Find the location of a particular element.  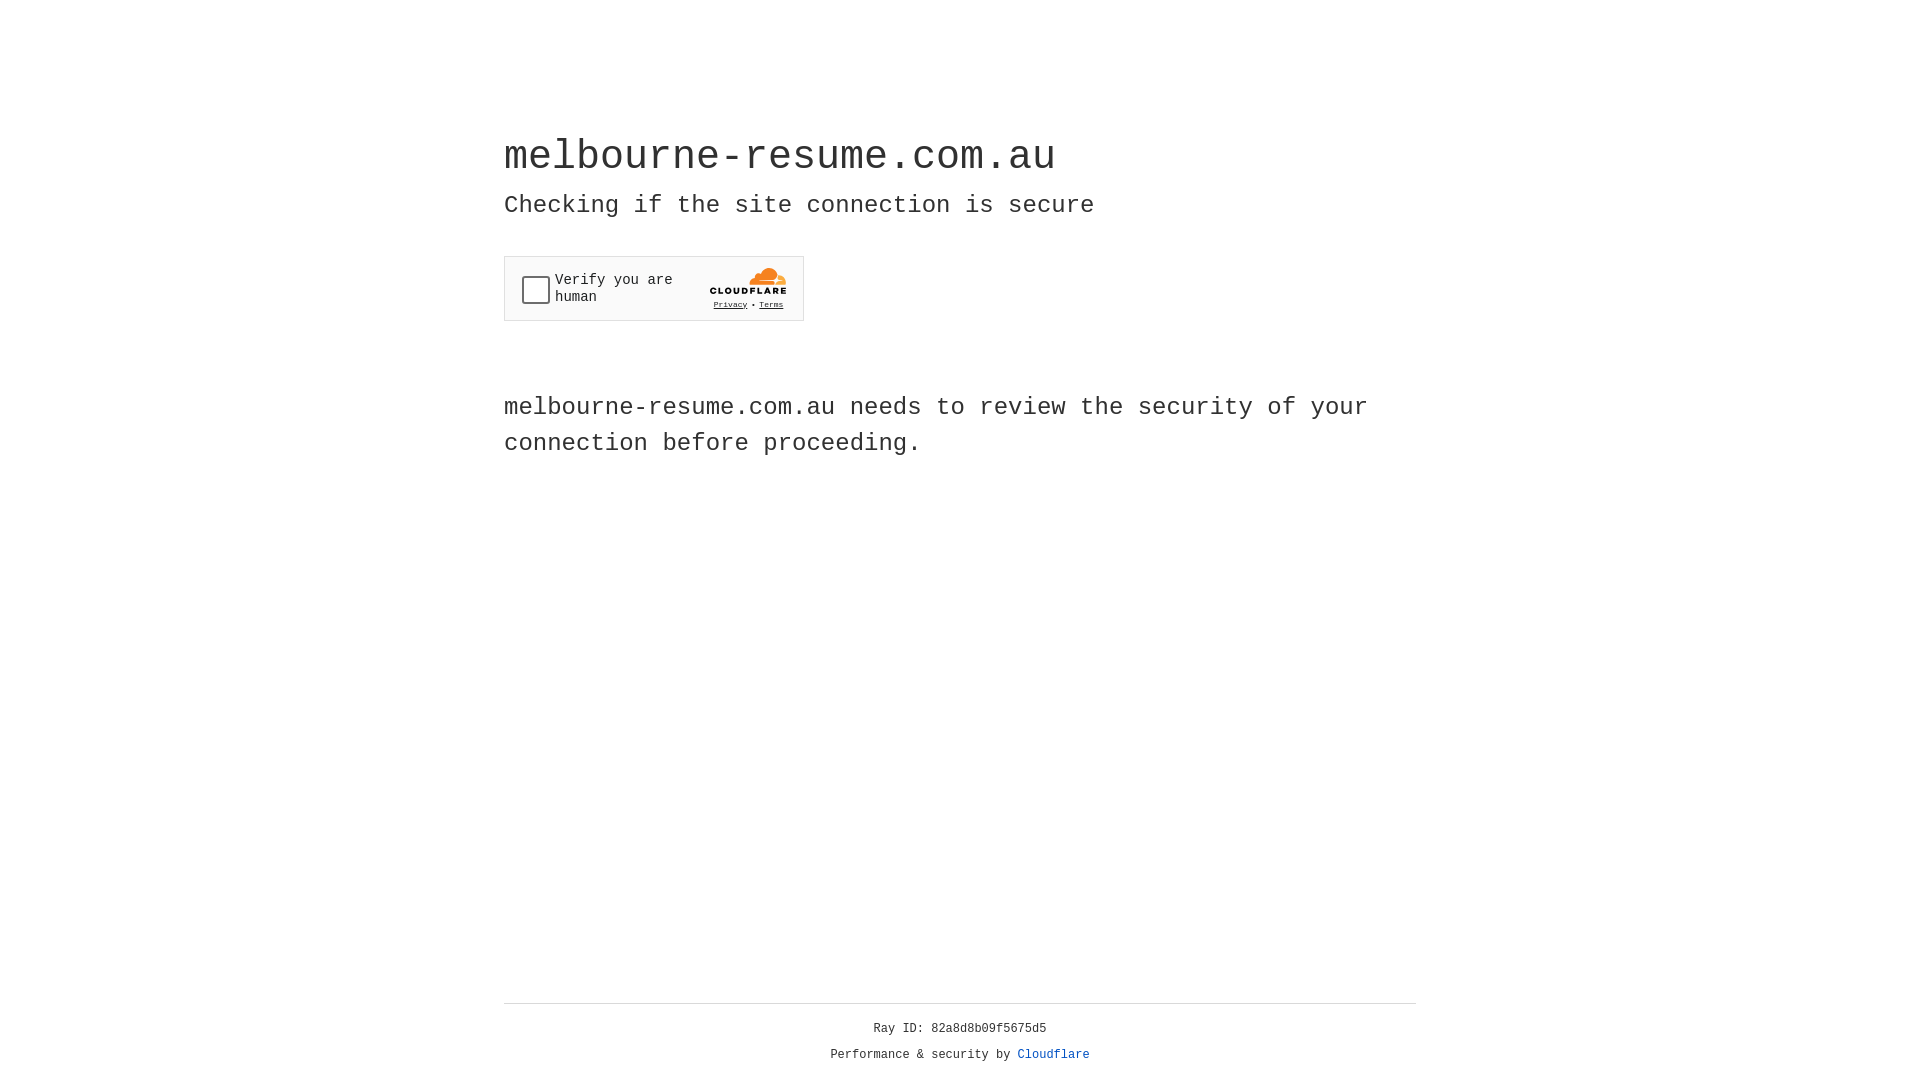

'Widget containing a Cloudflare security challenge' is located at coordinates (653, 288).